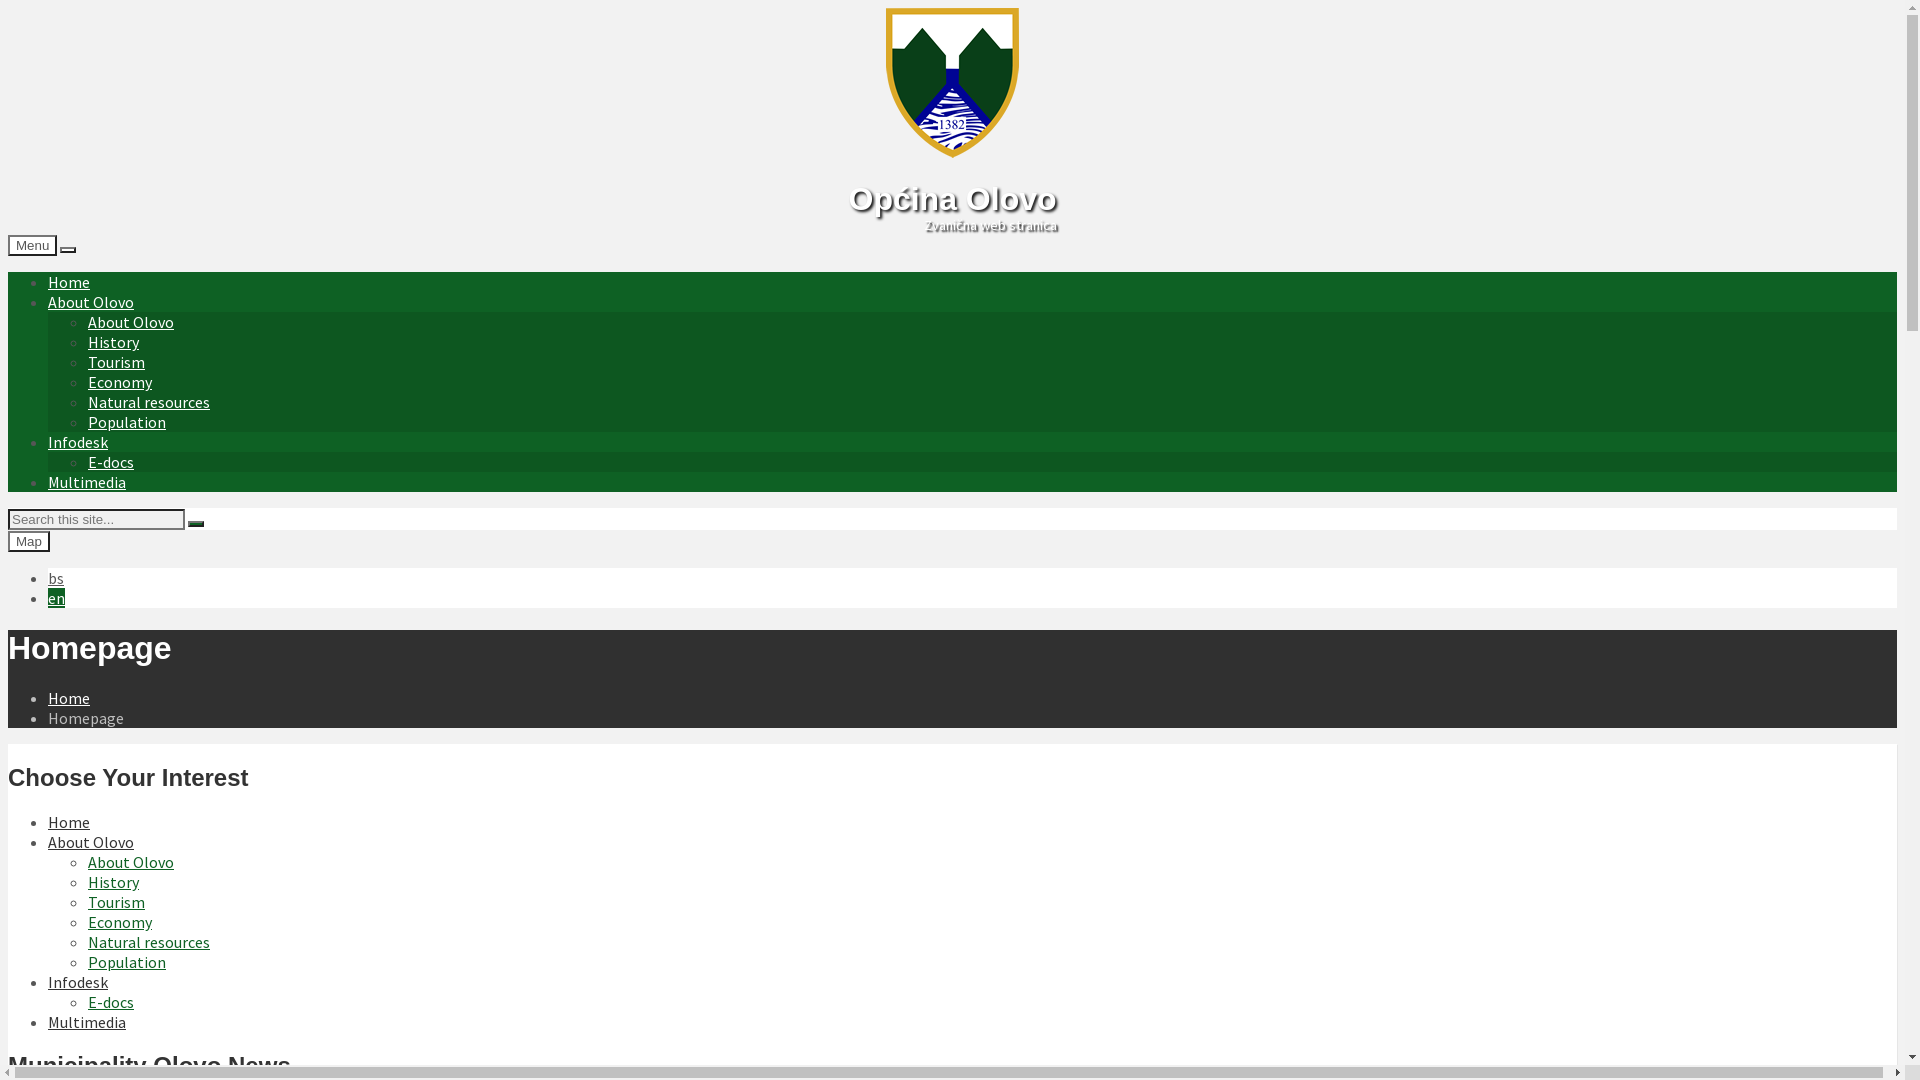 This screenshot has height=1080, width=1920. What do you see at coordinates (28, 541) in the screenshot?
I see `'Map'` at bounding box center [28, 541].